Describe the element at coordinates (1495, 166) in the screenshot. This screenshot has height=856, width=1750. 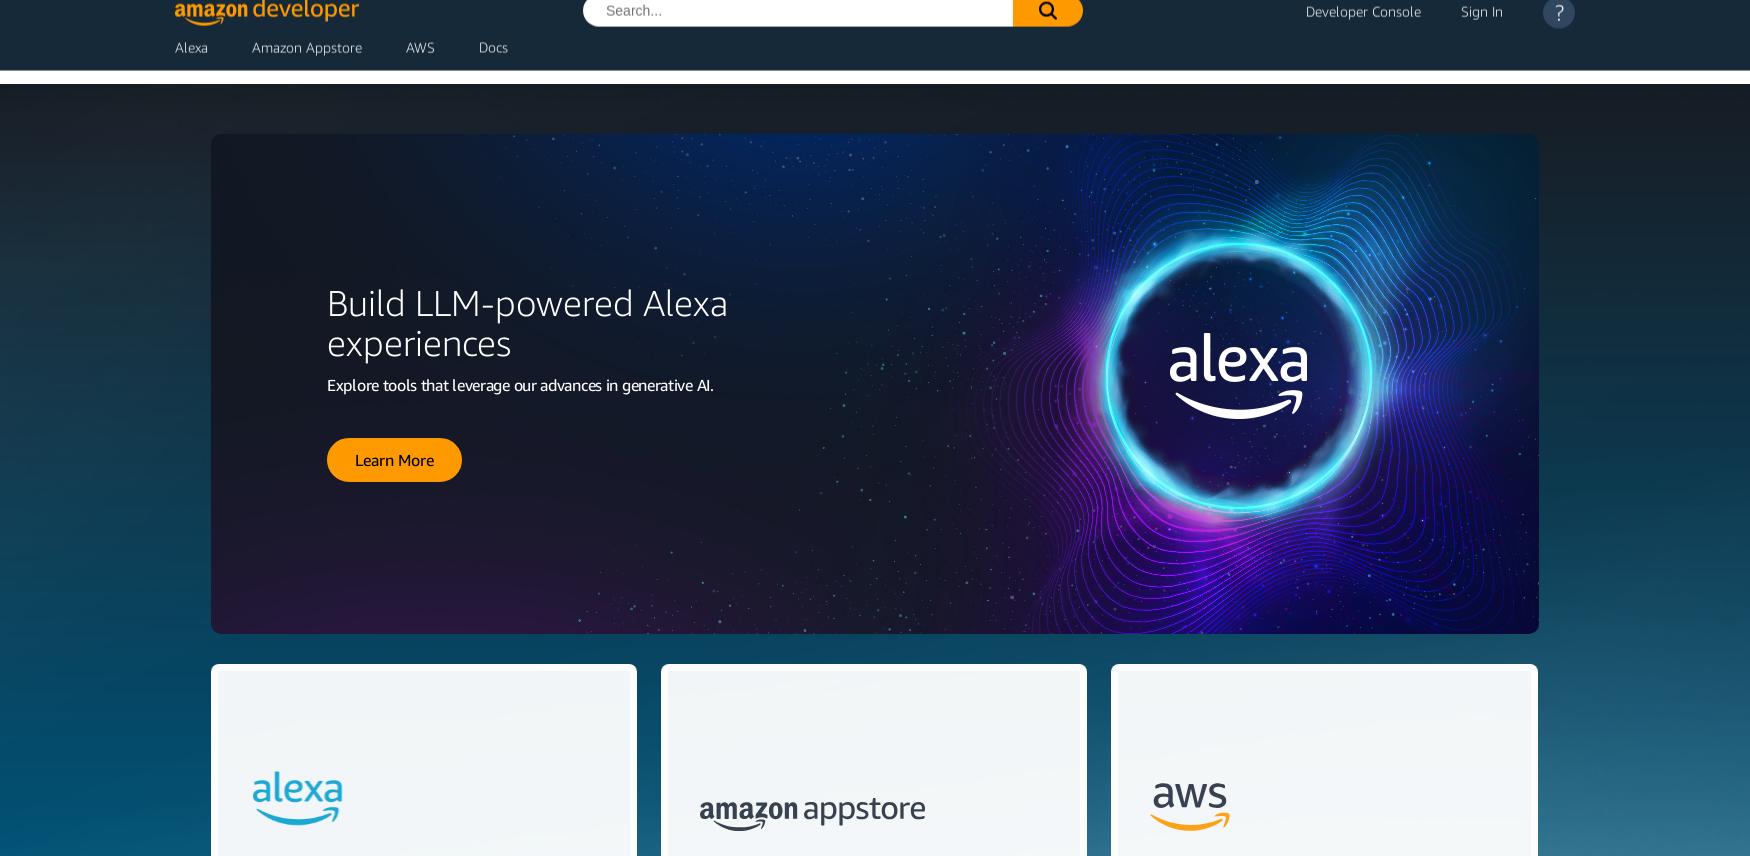
I see `'Contact Us'` at that location.